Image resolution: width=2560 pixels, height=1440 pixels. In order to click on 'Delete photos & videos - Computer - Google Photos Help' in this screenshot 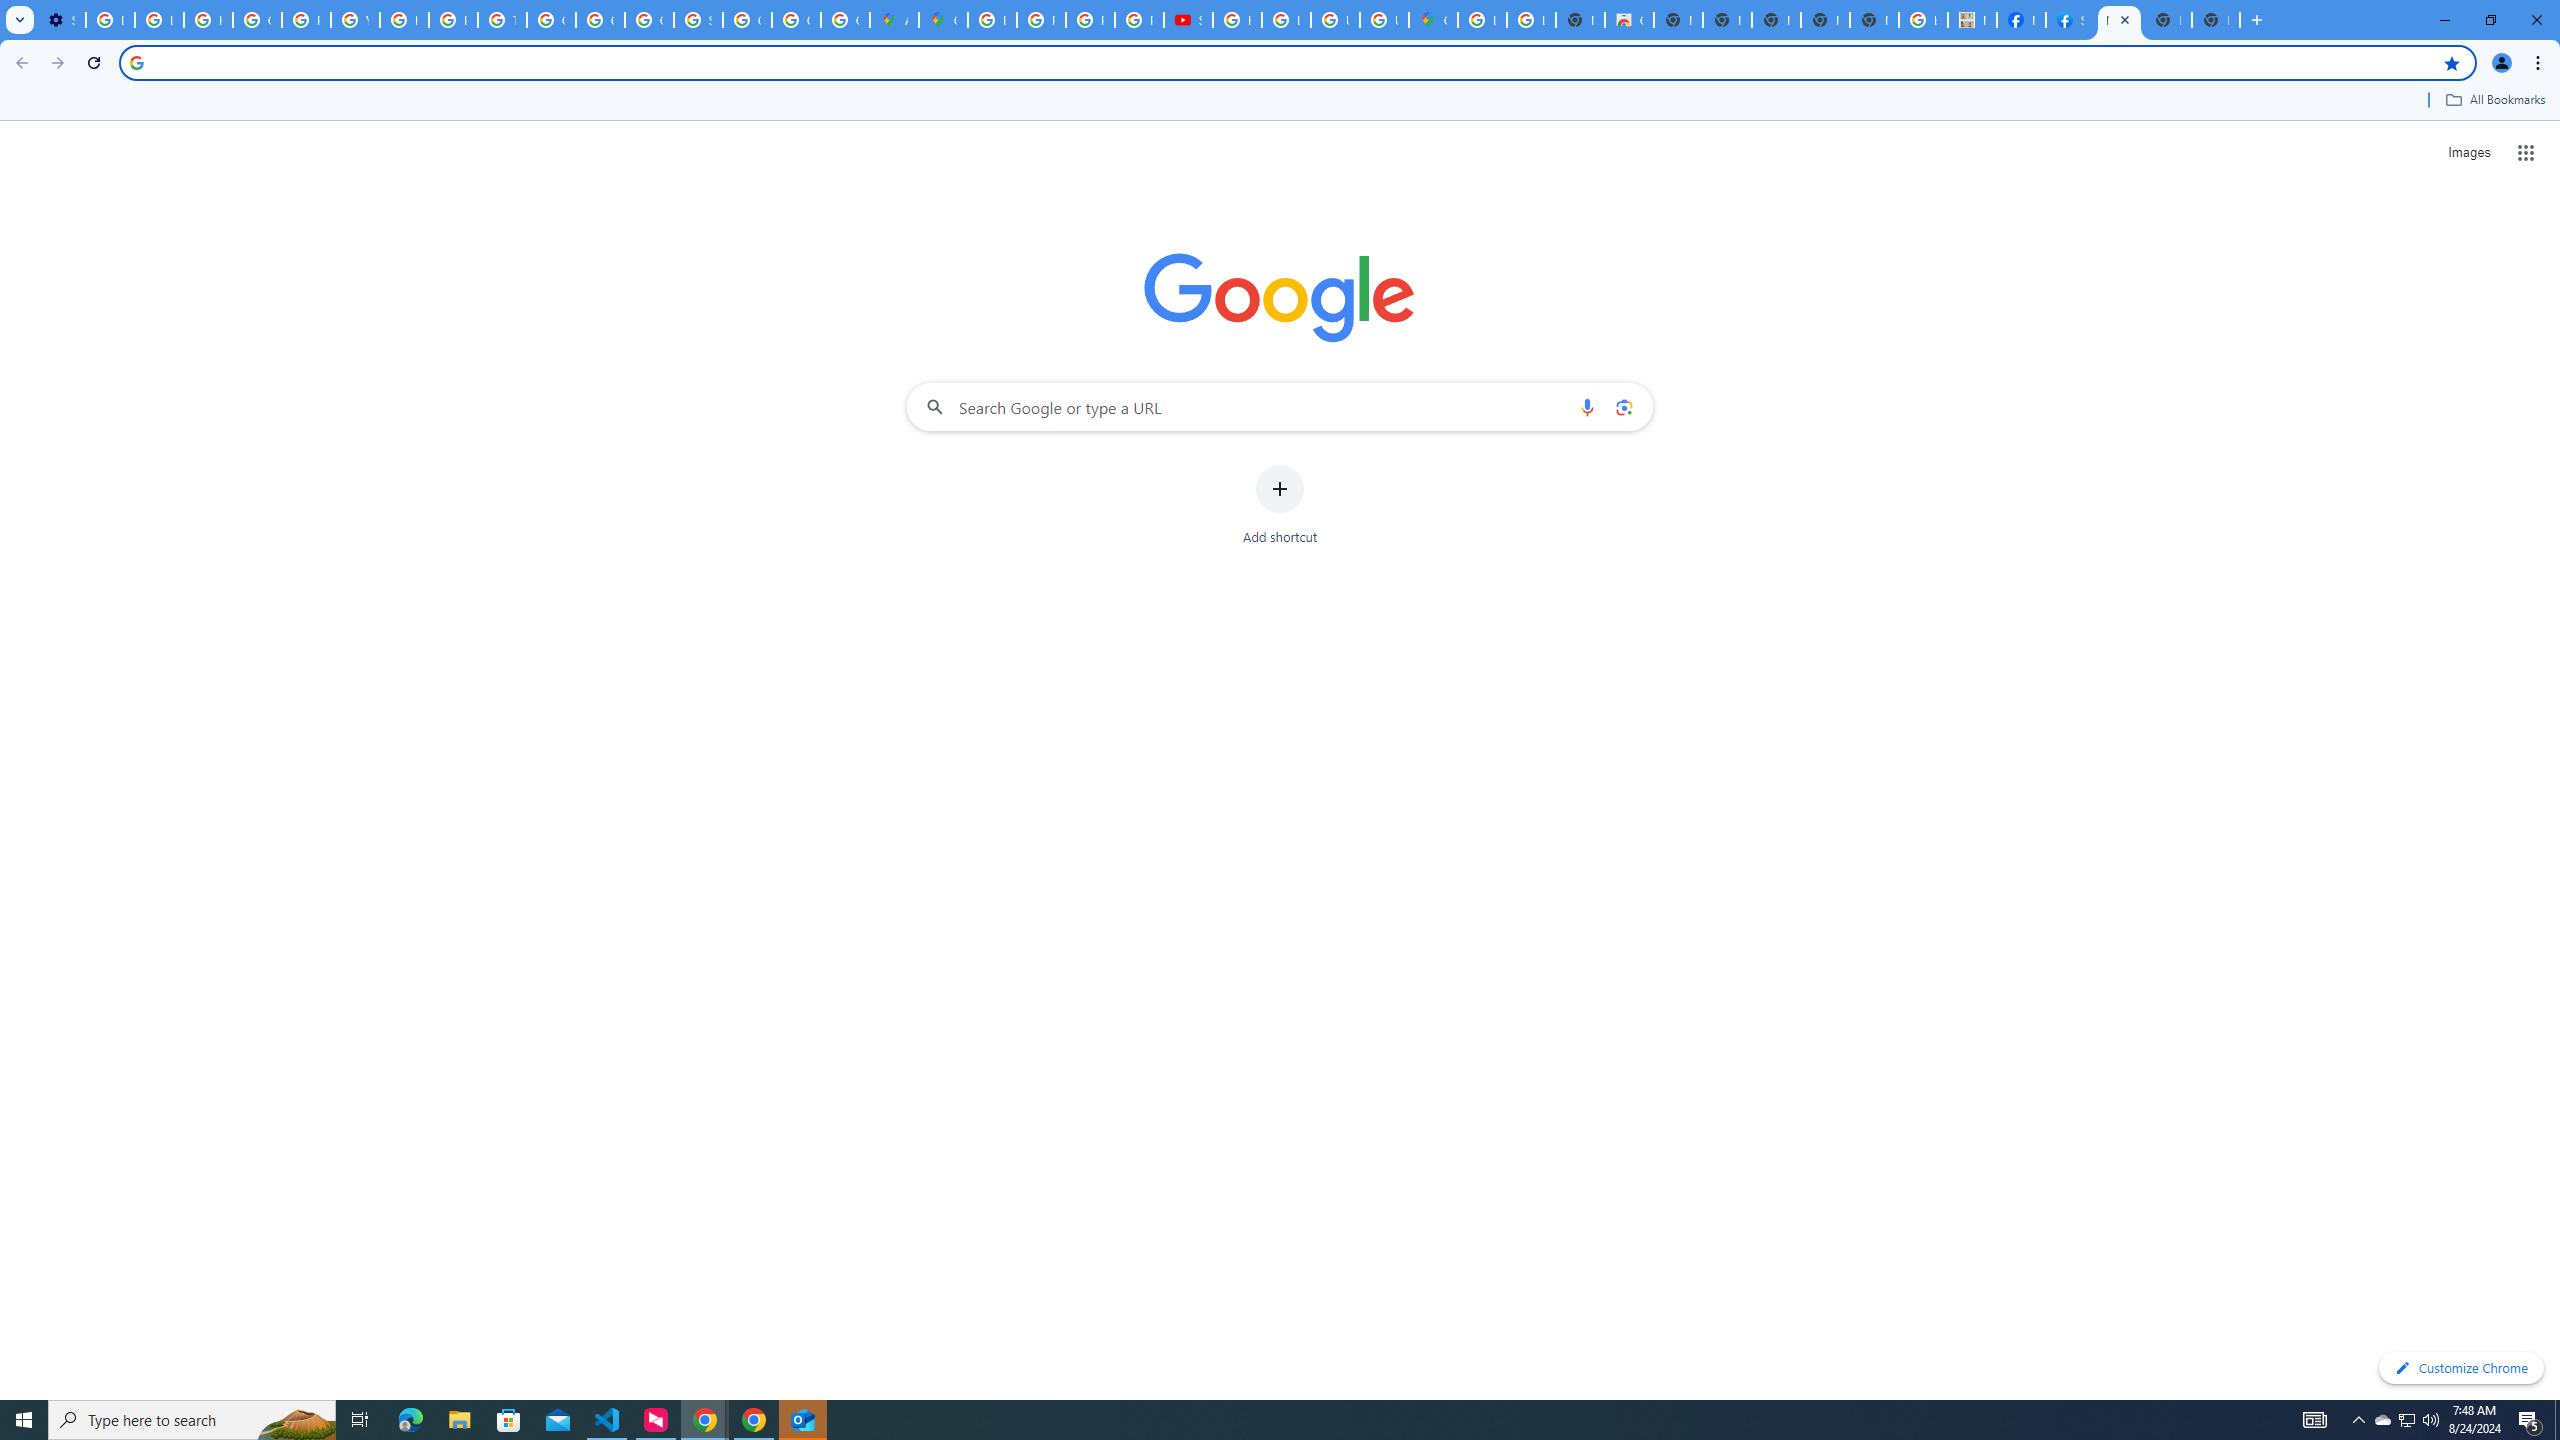, I will do `click(110, 19)`.